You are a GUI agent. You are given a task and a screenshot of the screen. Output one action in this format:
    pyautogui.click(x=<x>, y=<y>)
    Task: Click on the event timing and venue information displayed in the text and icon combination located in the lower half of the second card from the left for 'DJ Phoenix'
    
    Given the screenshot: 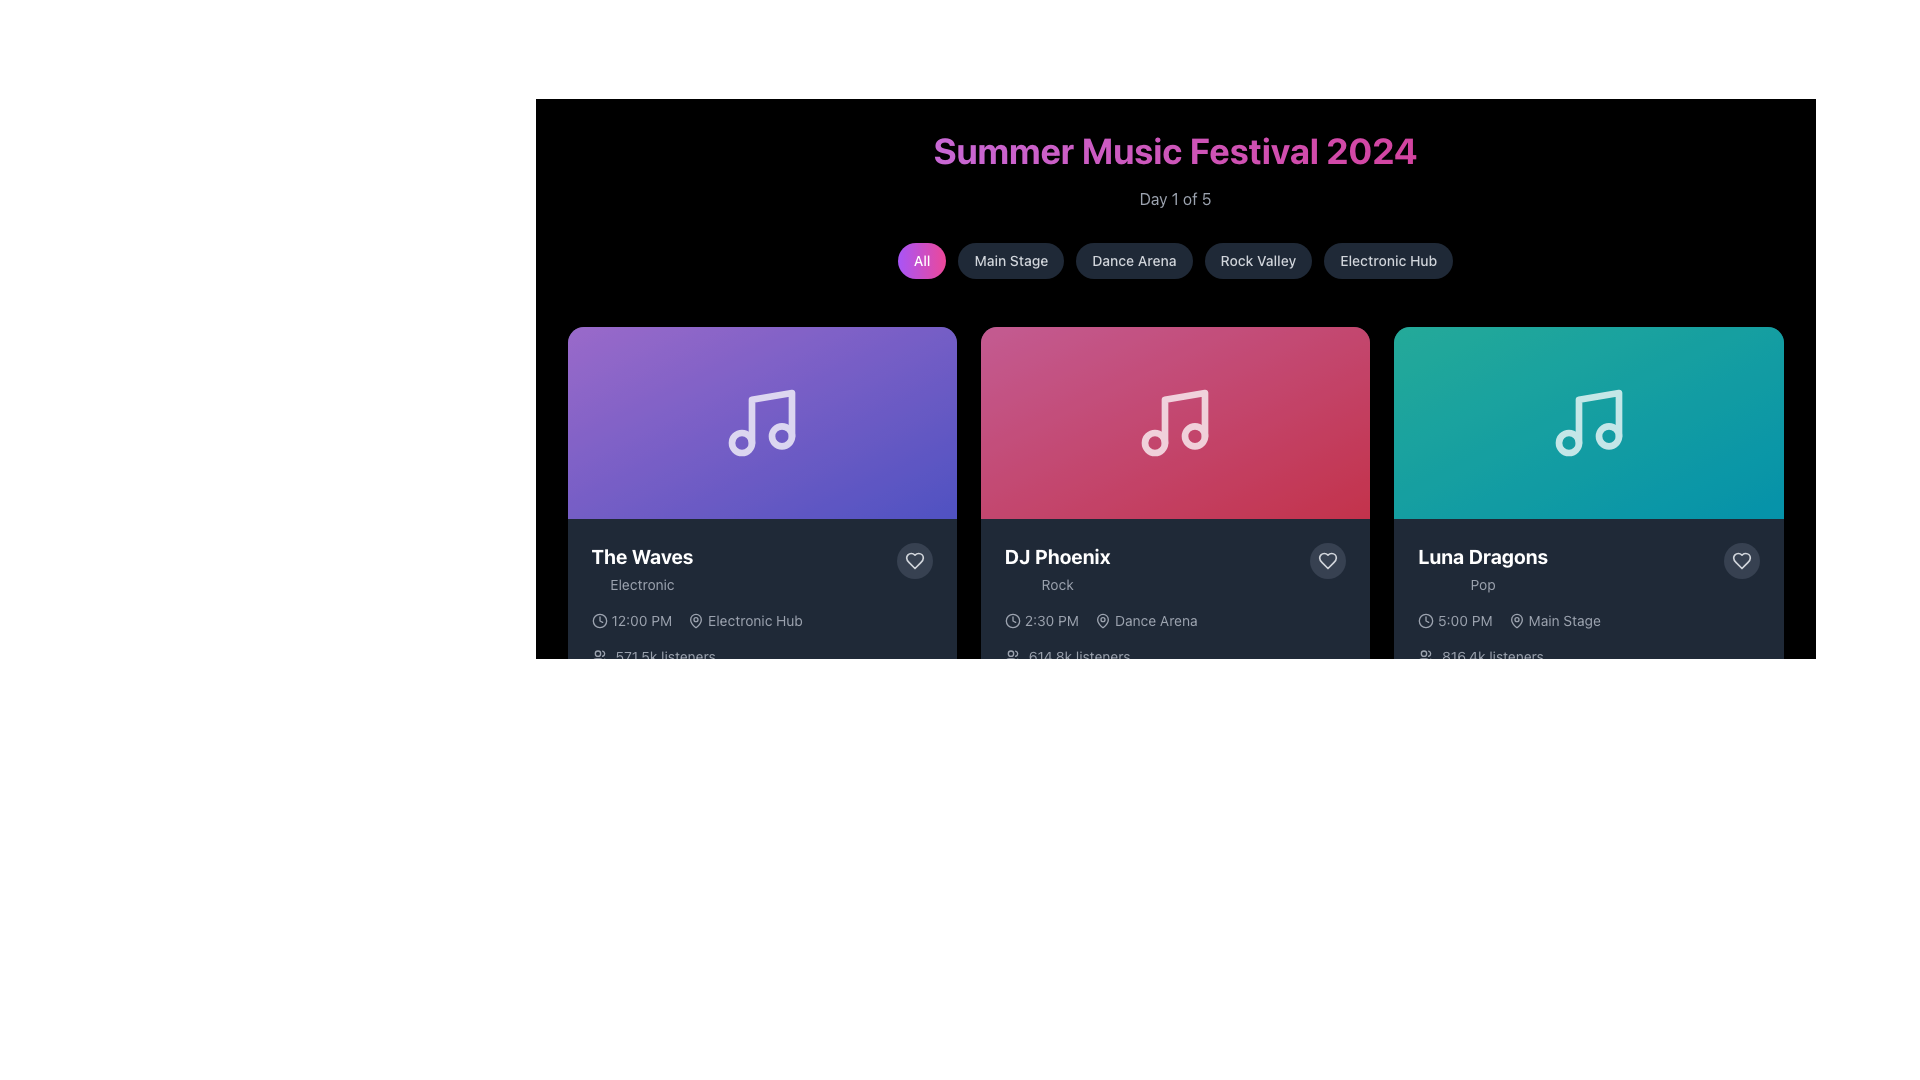 What is the action you would take?
    pyautogui.click(x=1175, y=620)
    